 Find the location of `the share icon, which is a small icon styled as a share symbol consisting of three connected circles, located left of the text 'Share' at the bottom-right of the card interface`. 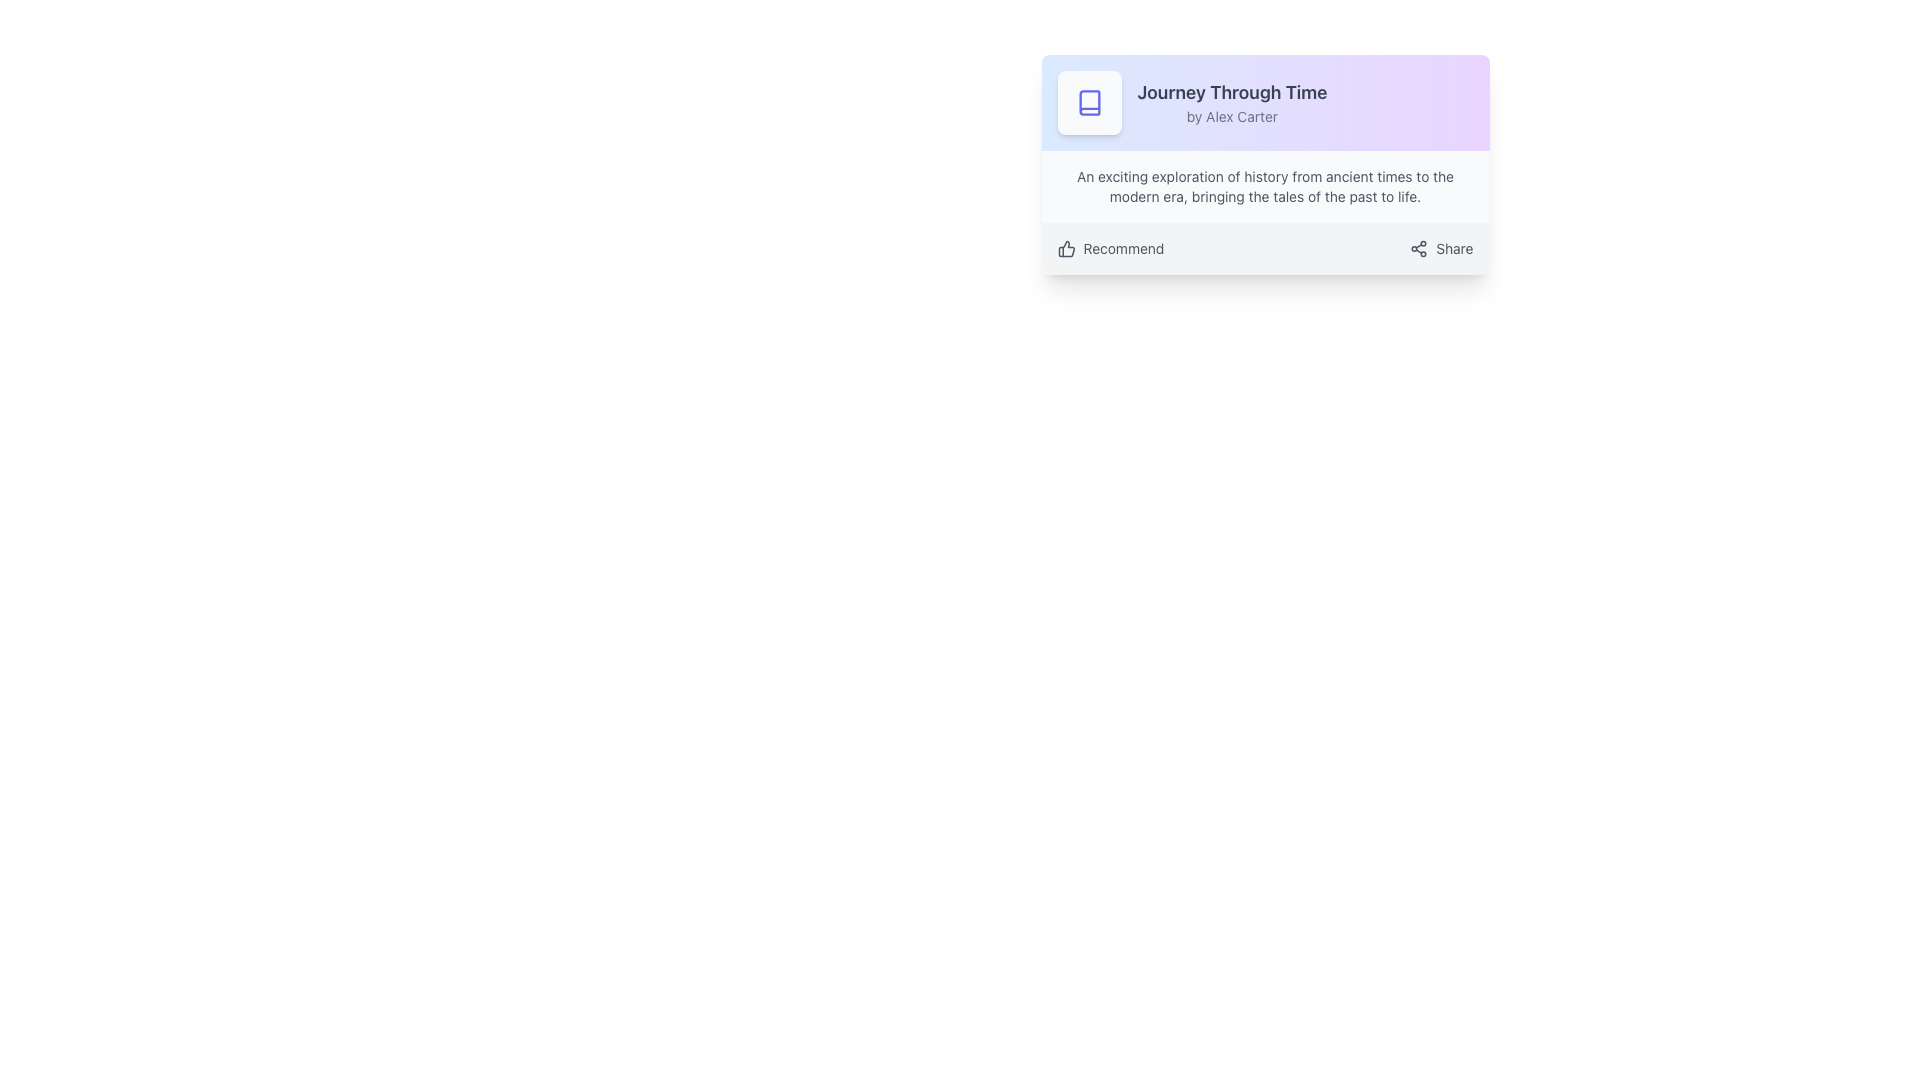

the share icon, which is a small icon styled as a share symbol consisting of three connected circles, located left of the text 'Share' at the bottom-right of the card interface is located at coordinates (1418, 248).